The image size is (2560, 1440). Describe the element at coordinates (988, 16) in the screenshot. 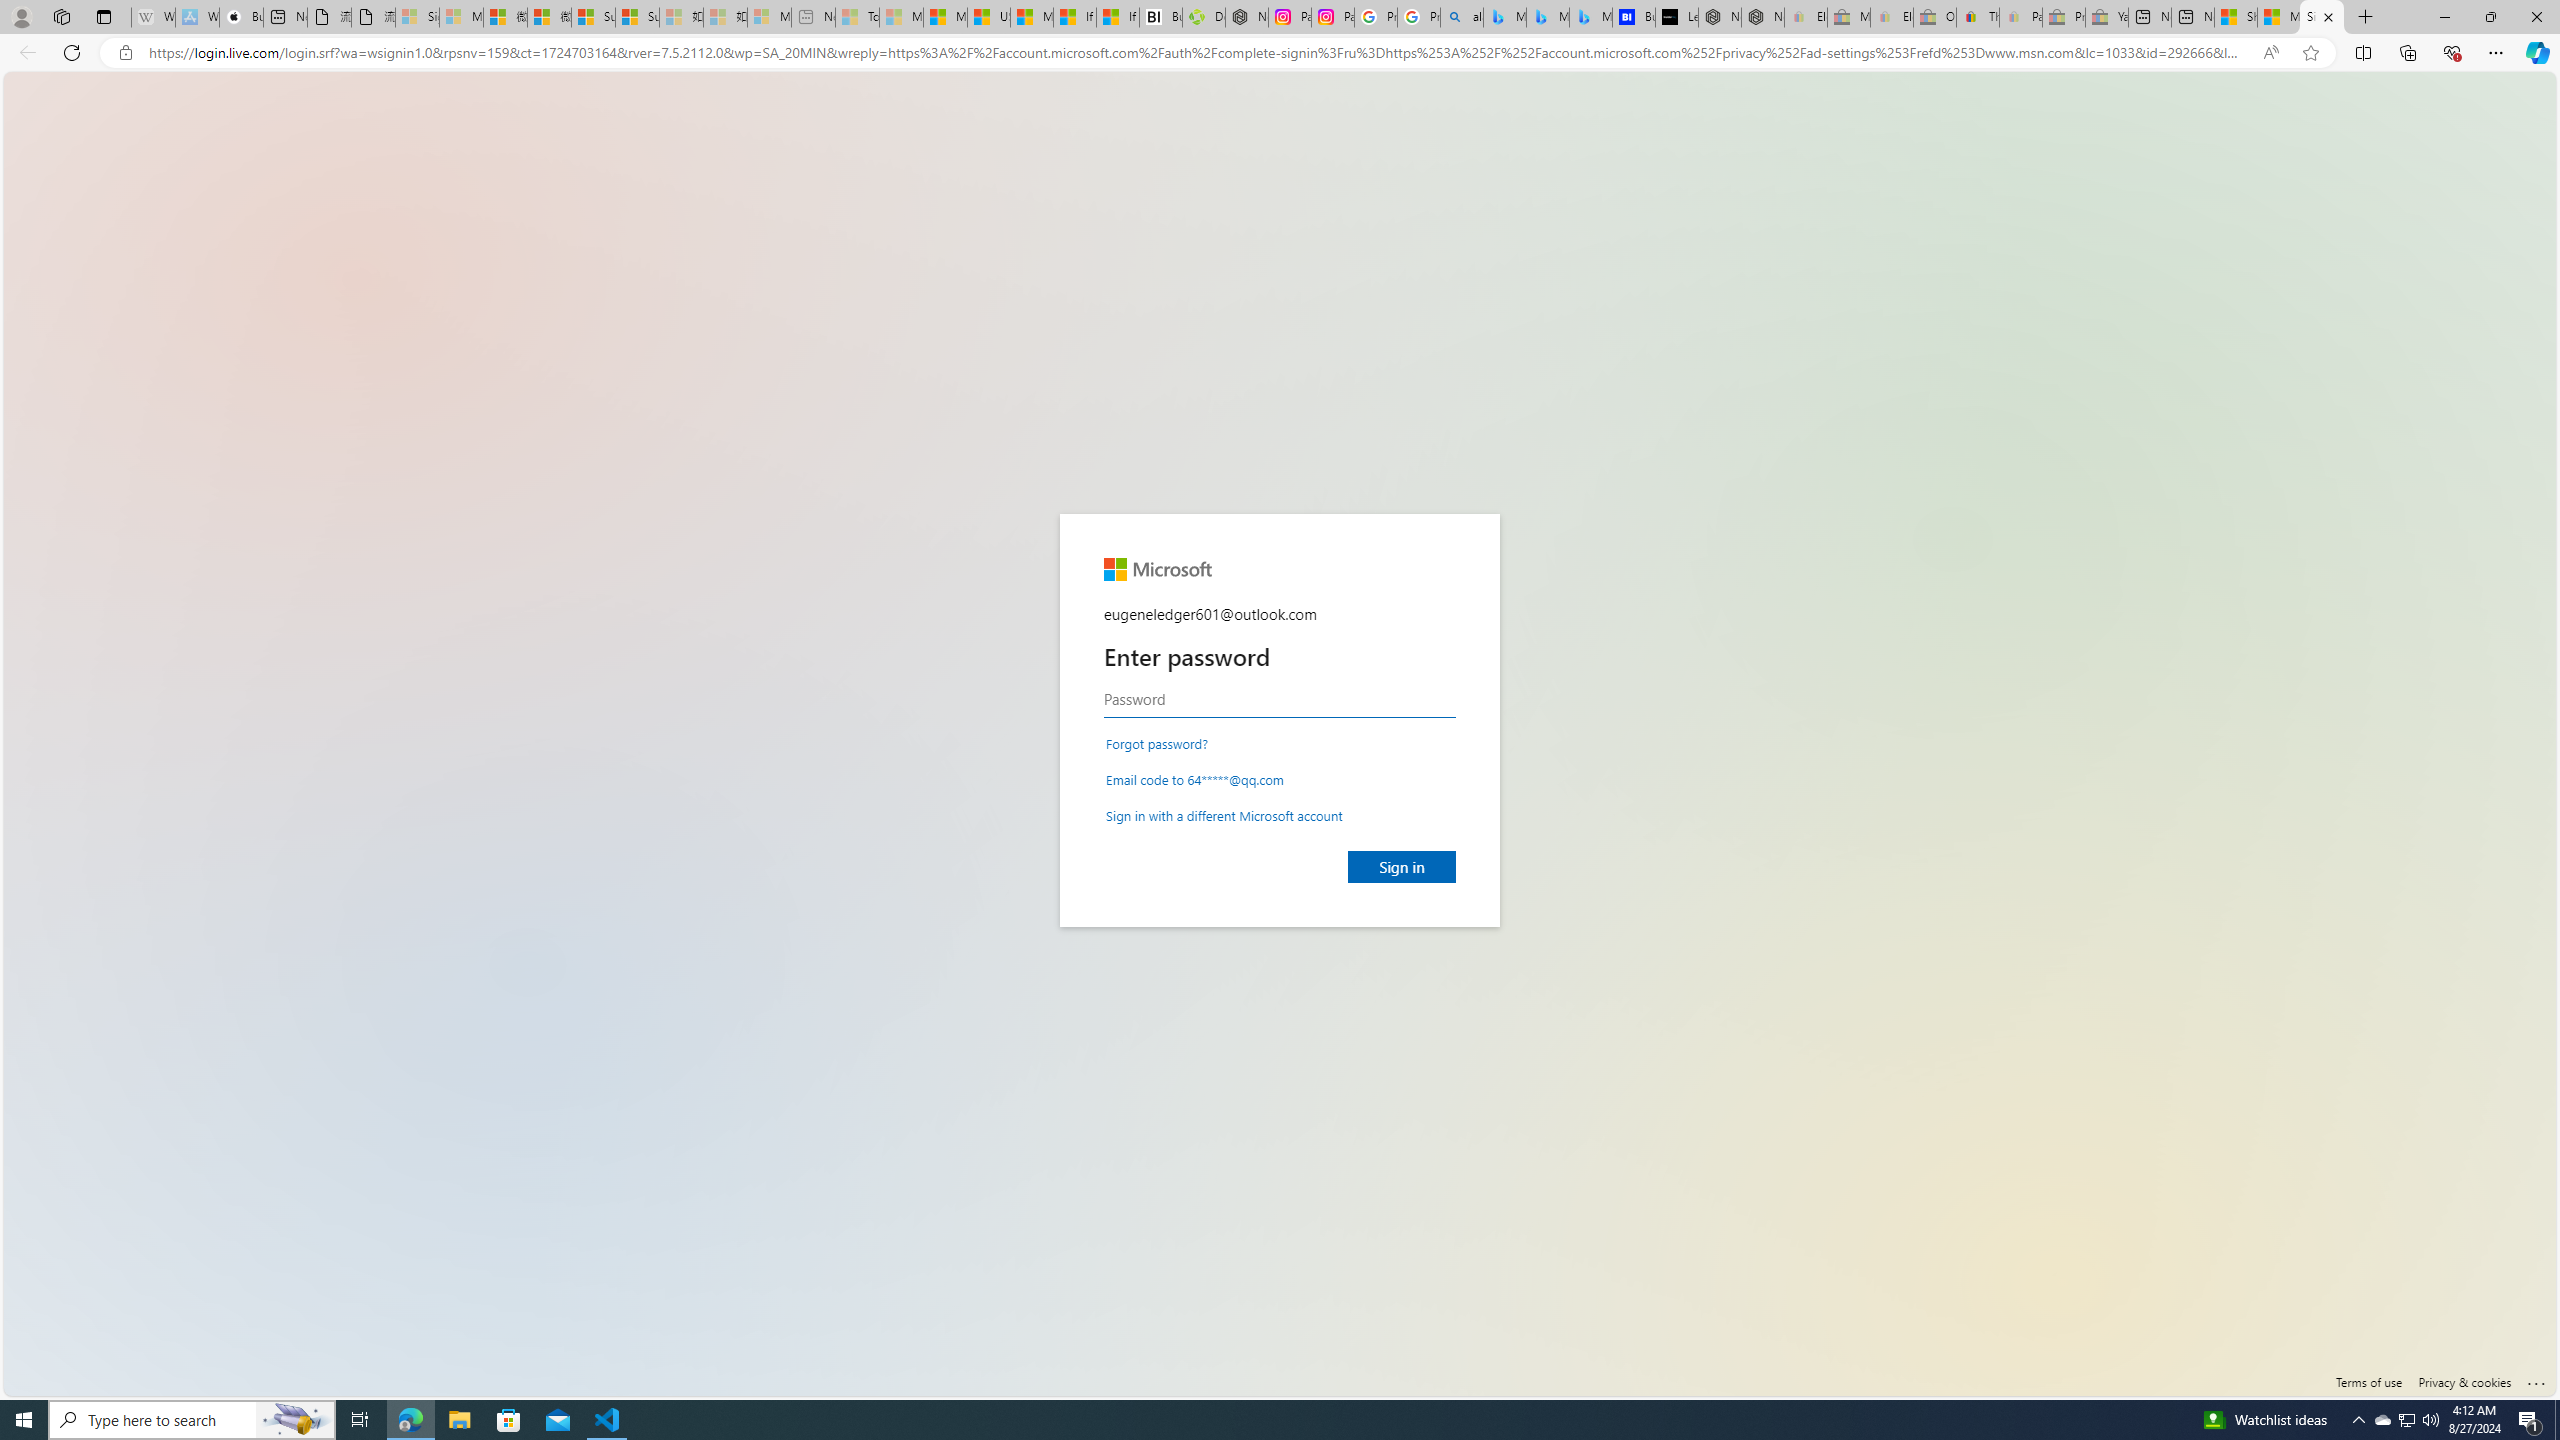

I see `'US Heat Deaths Soared To Record High Last Year'` at that location.